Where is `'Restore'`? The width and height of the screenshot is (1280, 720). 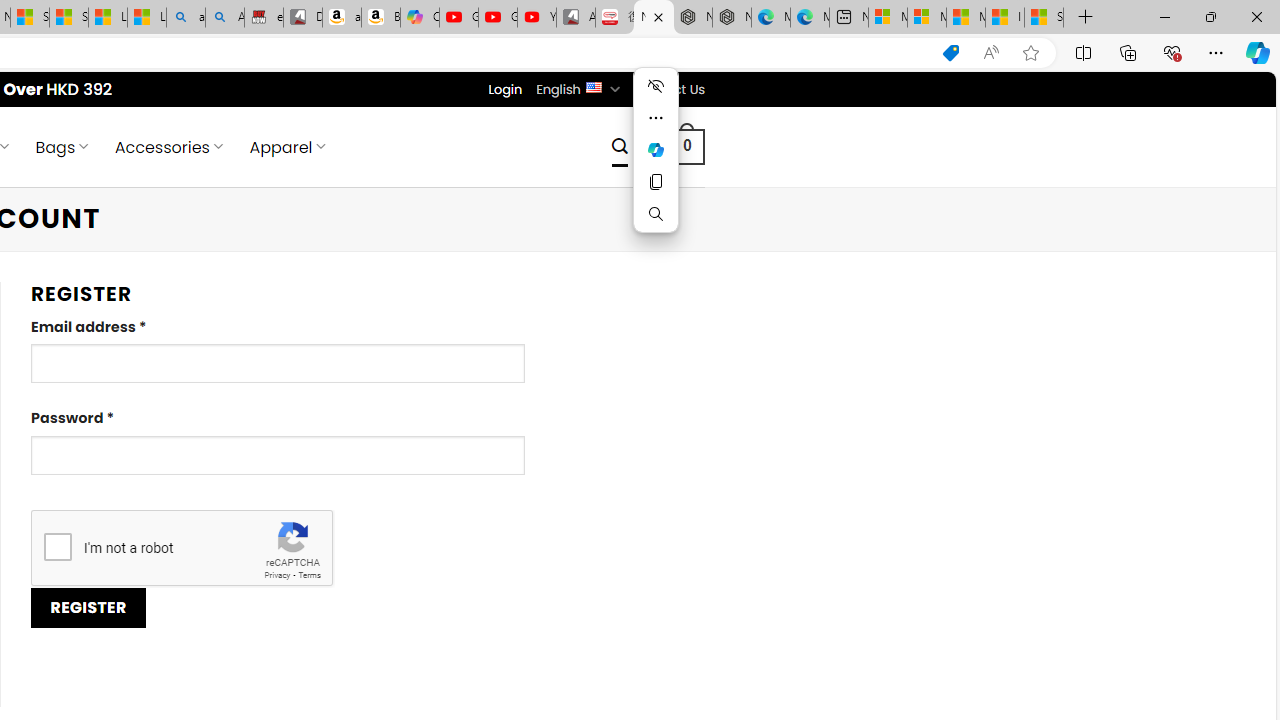
'Restore' is located at coordinates (1209, 16).